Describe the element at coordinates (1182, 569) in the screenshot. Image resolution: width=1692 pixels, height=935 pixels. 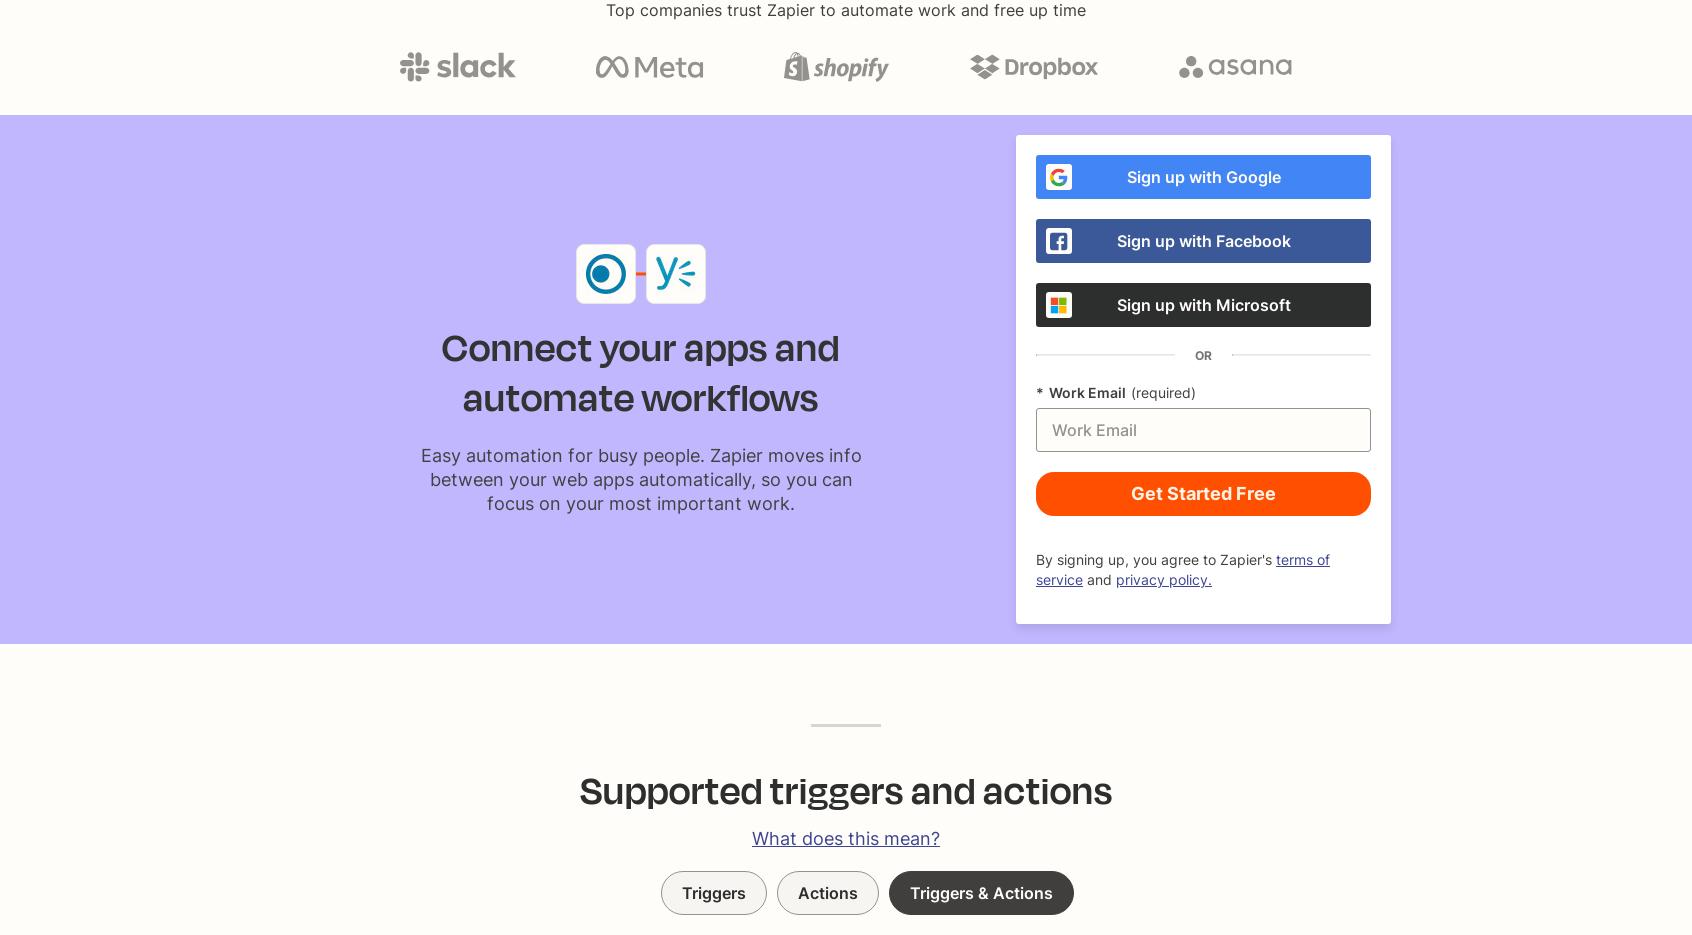
I see `'terms of service'` at that location.